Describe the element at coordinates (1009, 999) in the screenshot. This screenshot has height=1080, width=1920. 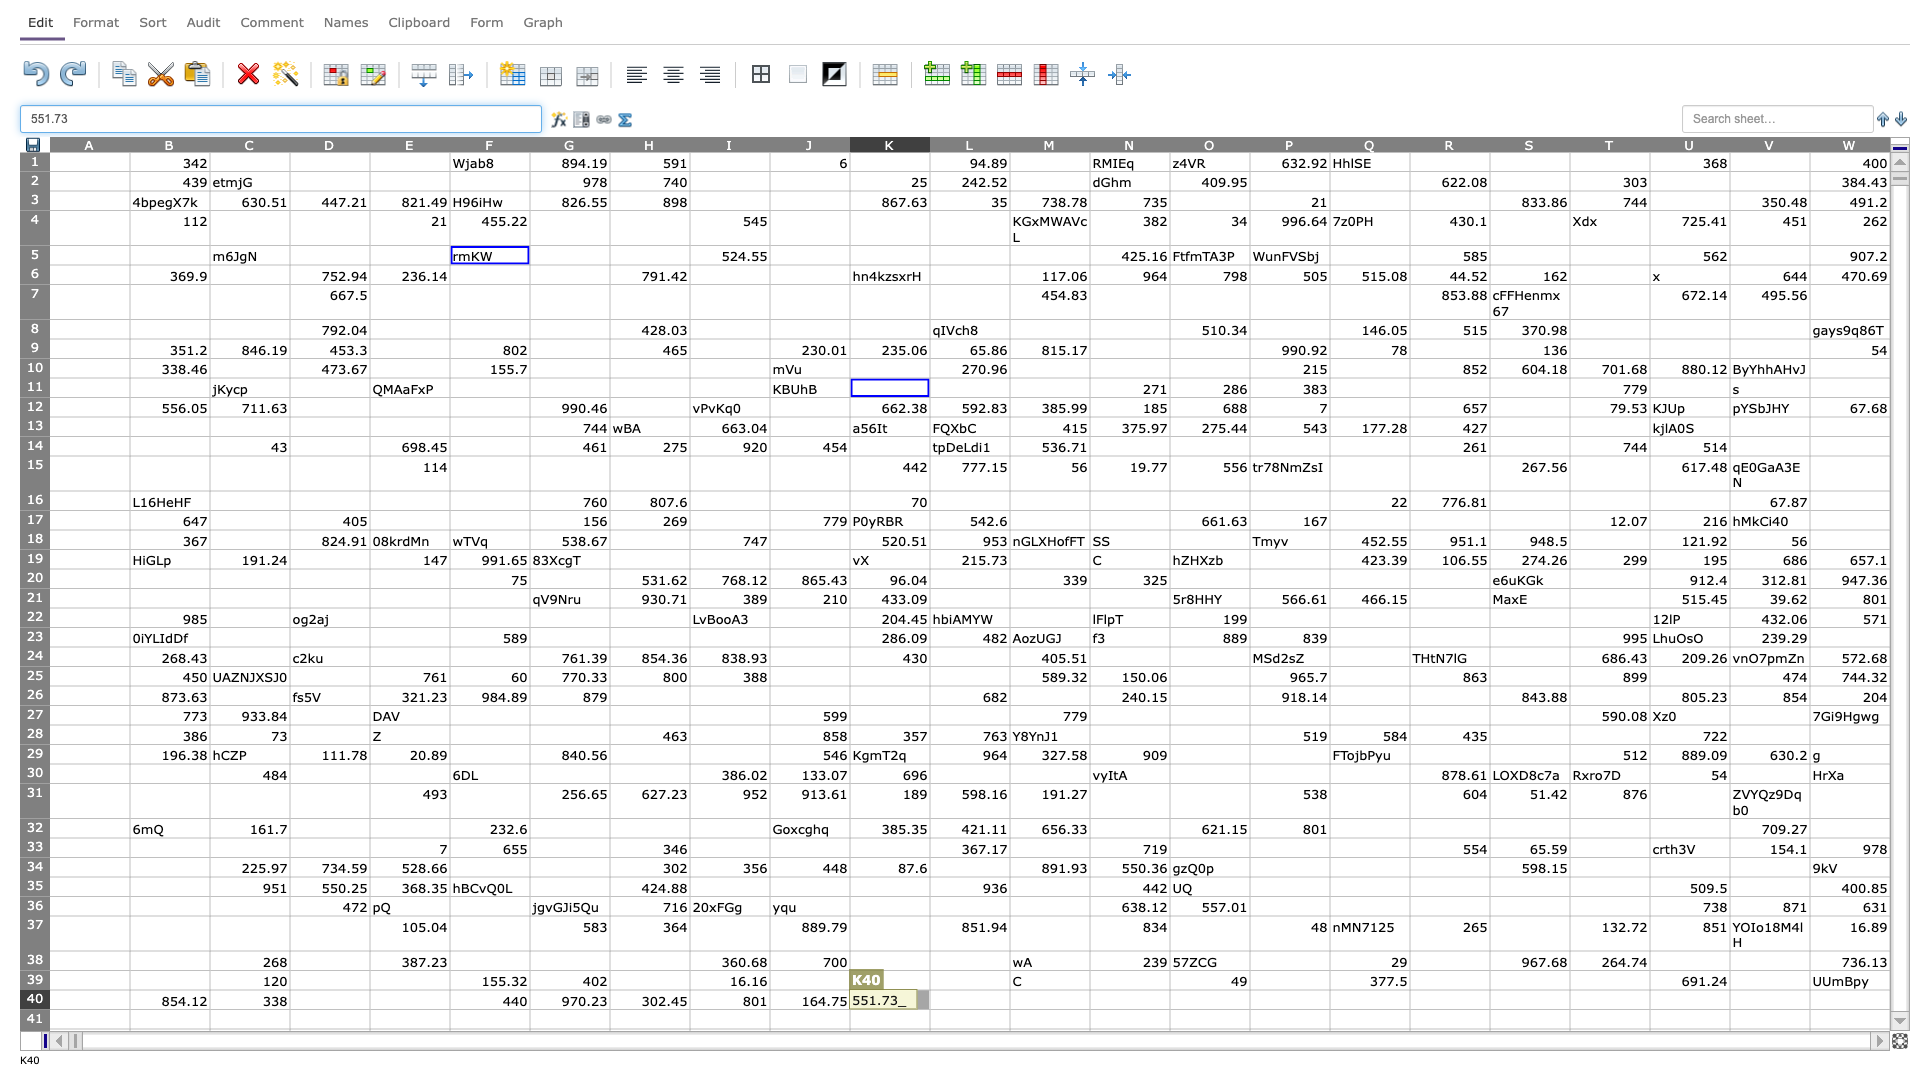
I see `Place cursor on left border of M40` at that location.